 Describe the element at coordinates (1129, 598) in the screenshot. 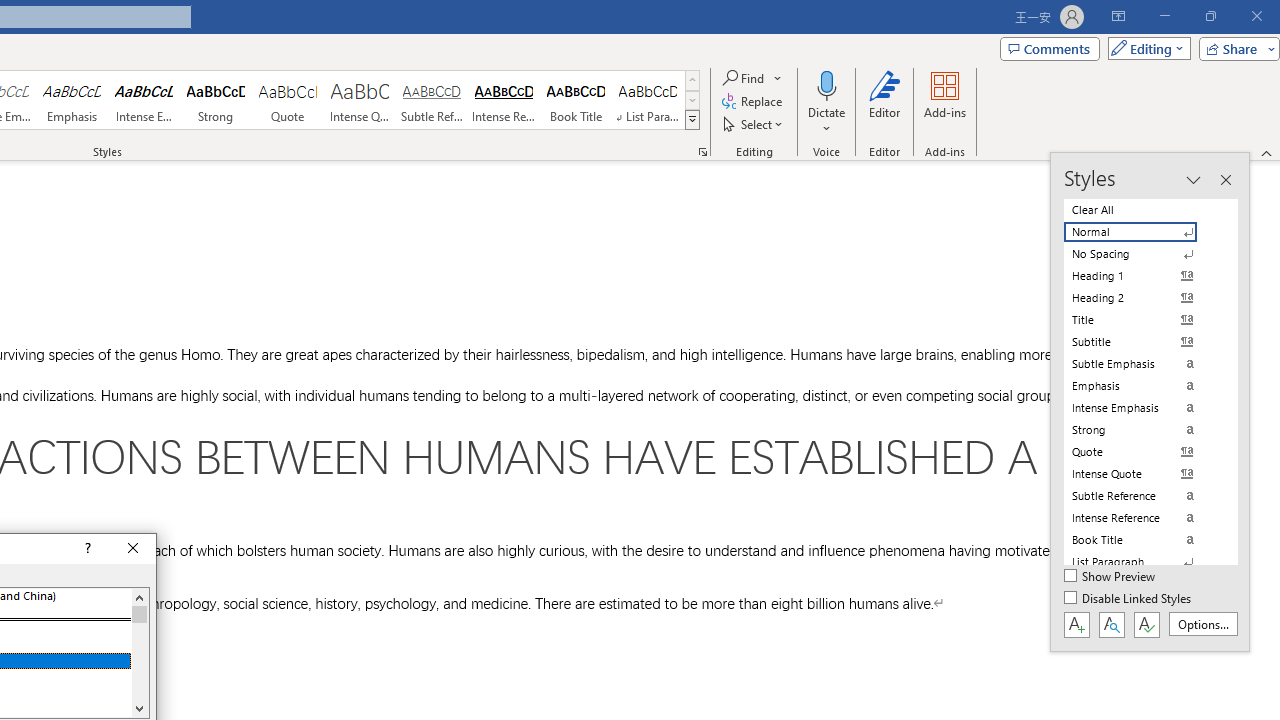

I see `'Disable Linked Styles'` at that location.